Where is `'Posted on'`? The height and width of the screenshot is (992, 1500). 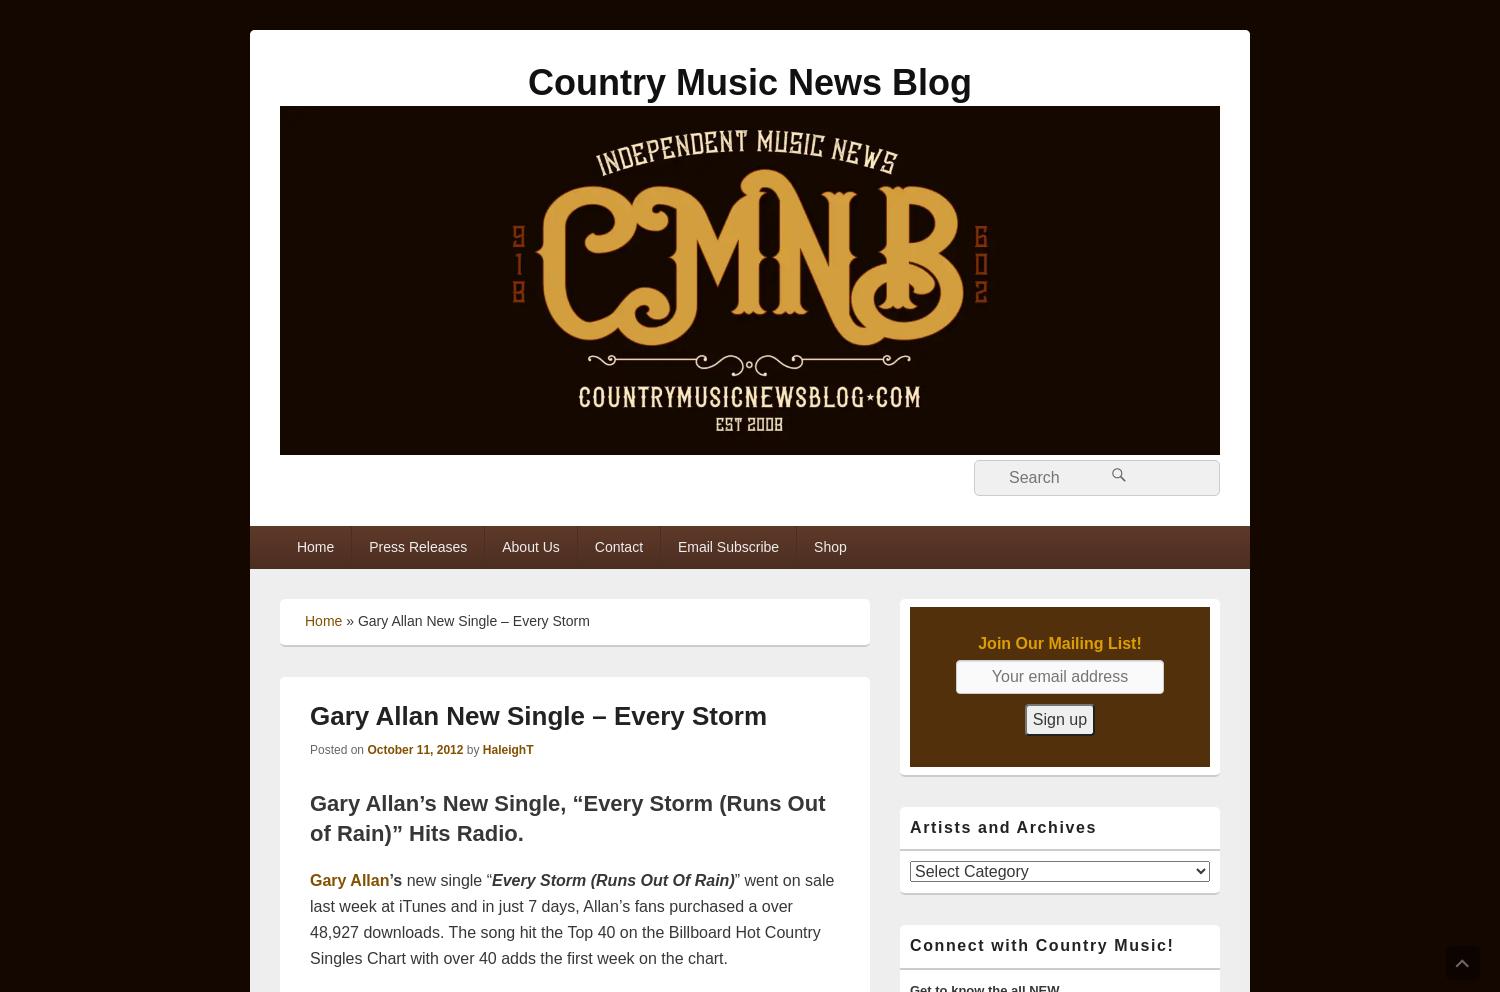
'Posted on' is located at coordinates (337, 747).